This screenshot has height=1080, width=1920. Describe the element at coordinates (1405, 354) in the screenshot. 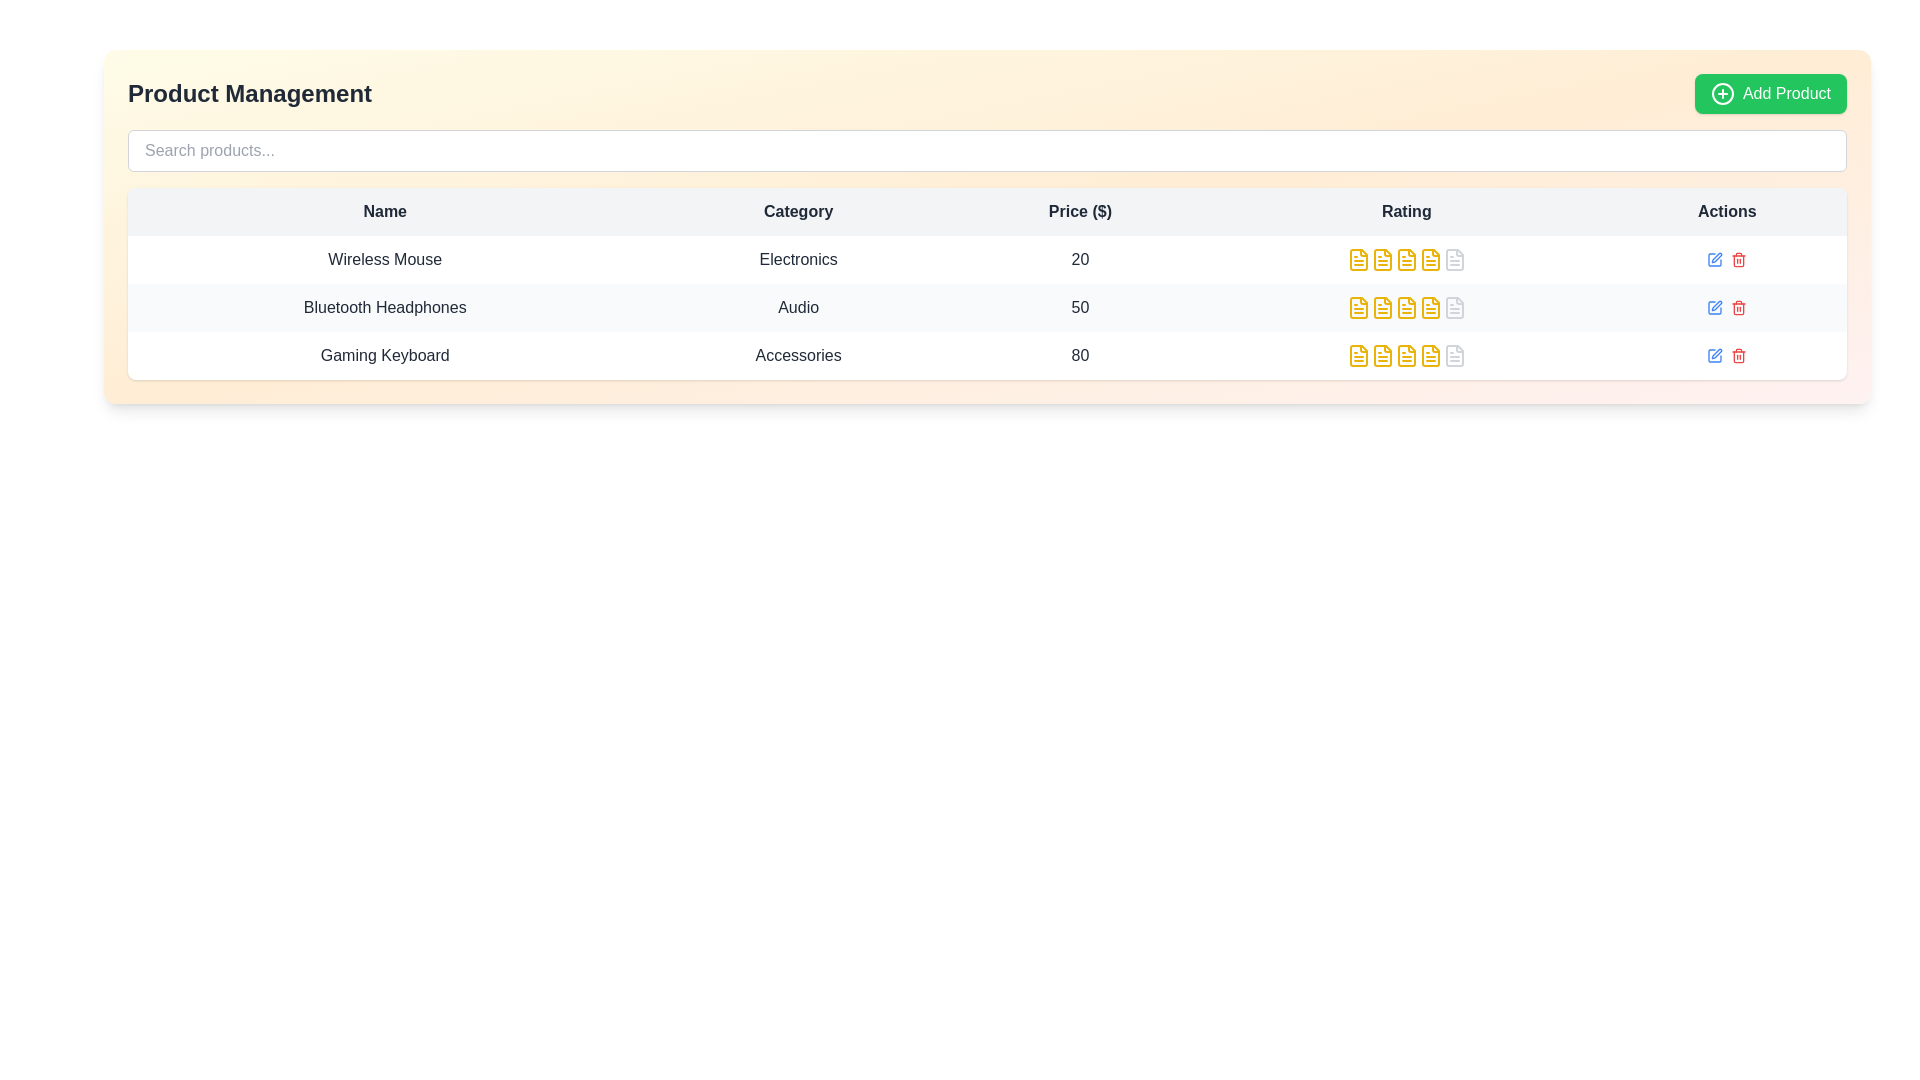

I see `the document icon in the 'Rating' column of the table for the 'Gaming Keyboard' product entry, which is the fourth icon from the left` at that location.